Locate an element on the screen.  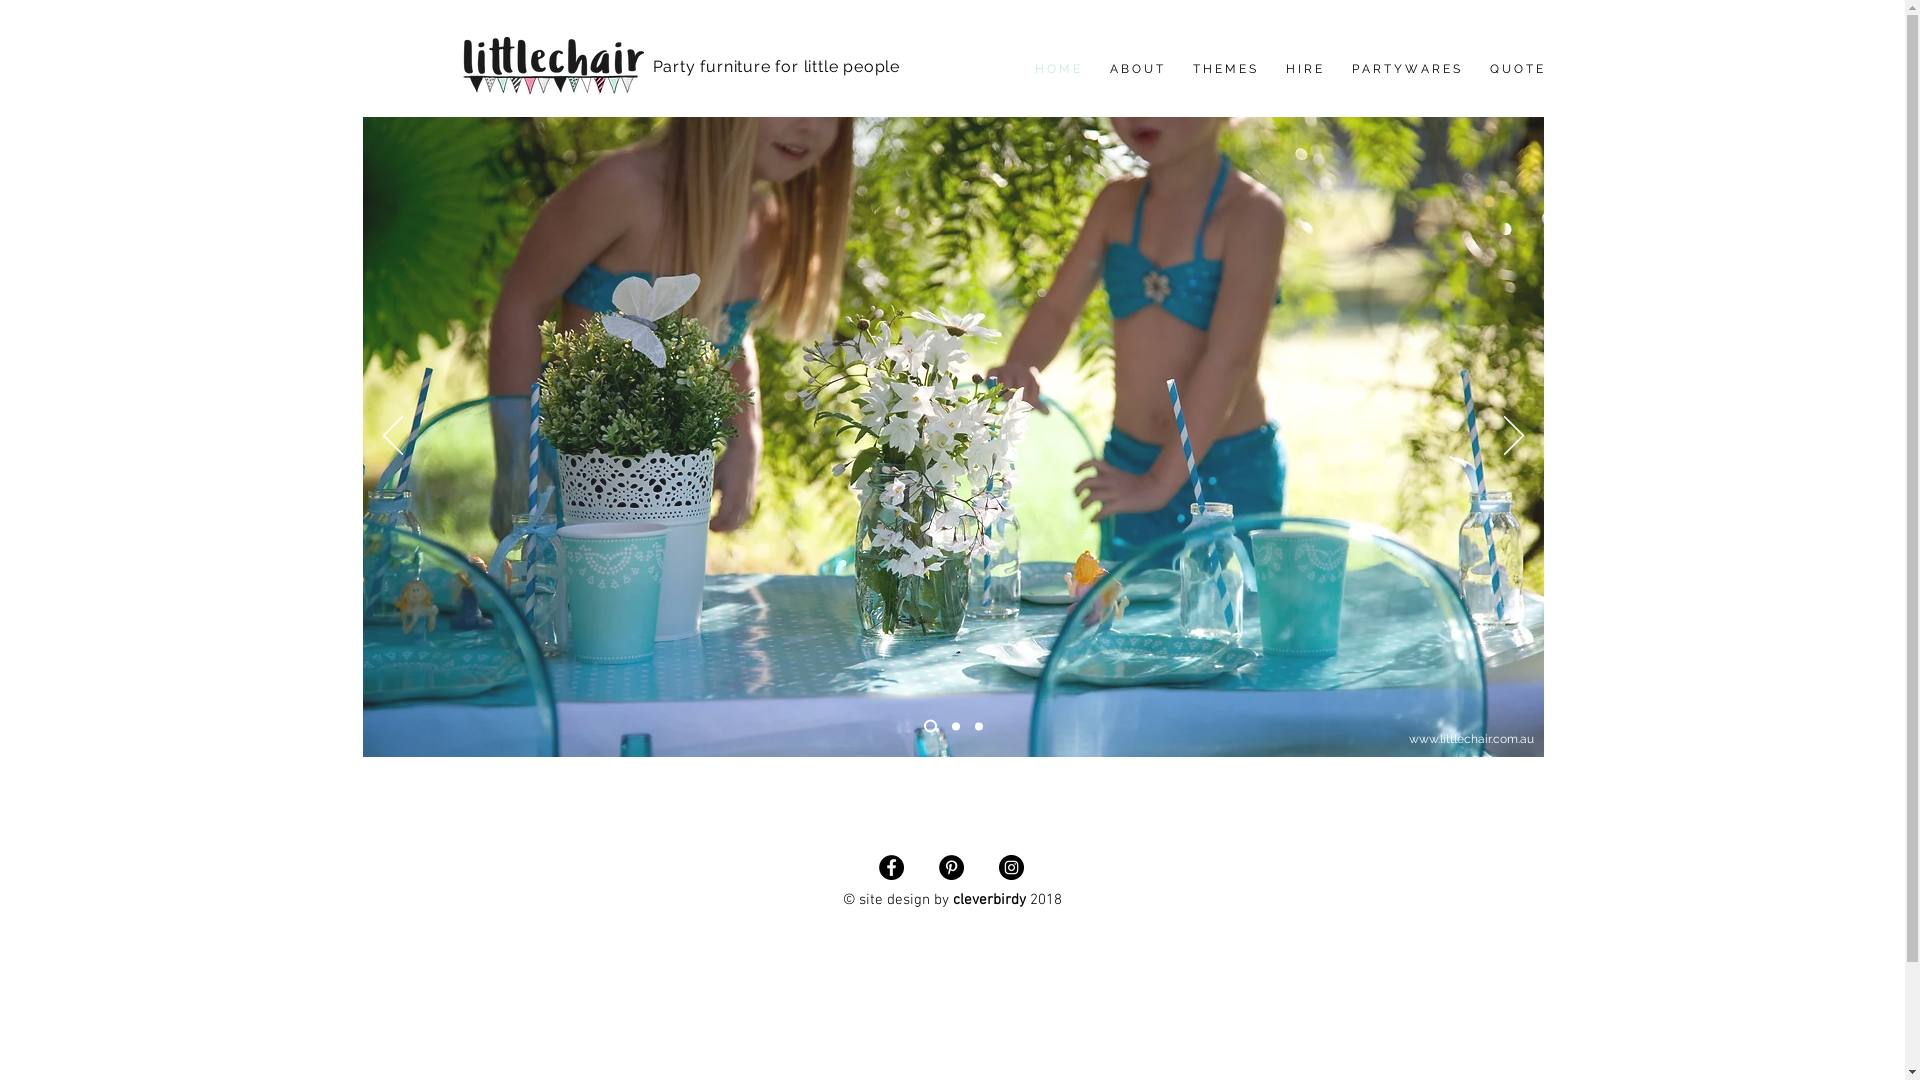
'cleverbirdy' is located at coordinates (988, 898).